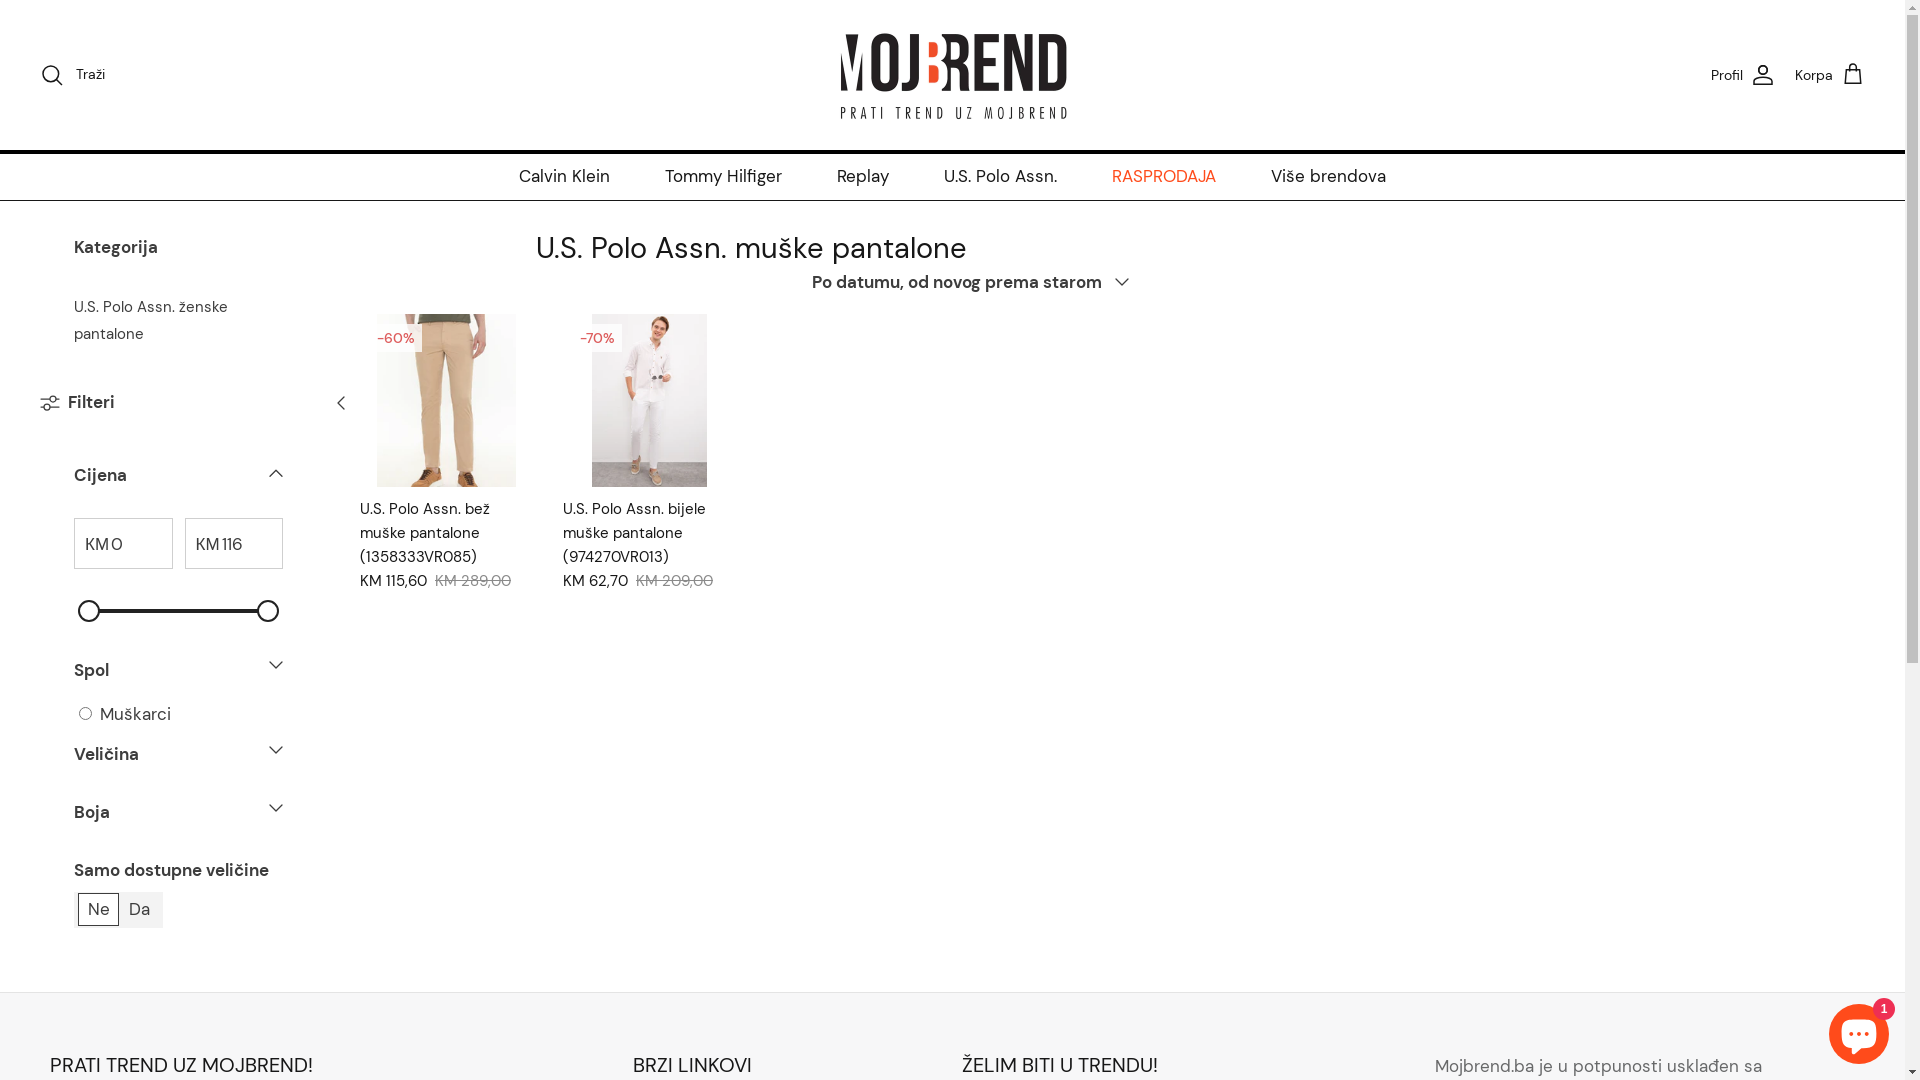 The width and height of the screenshot is (1920, 1080). Describe the element at coordinates (1741, 74) in the screenshot. I see `'Profil'` at that location.